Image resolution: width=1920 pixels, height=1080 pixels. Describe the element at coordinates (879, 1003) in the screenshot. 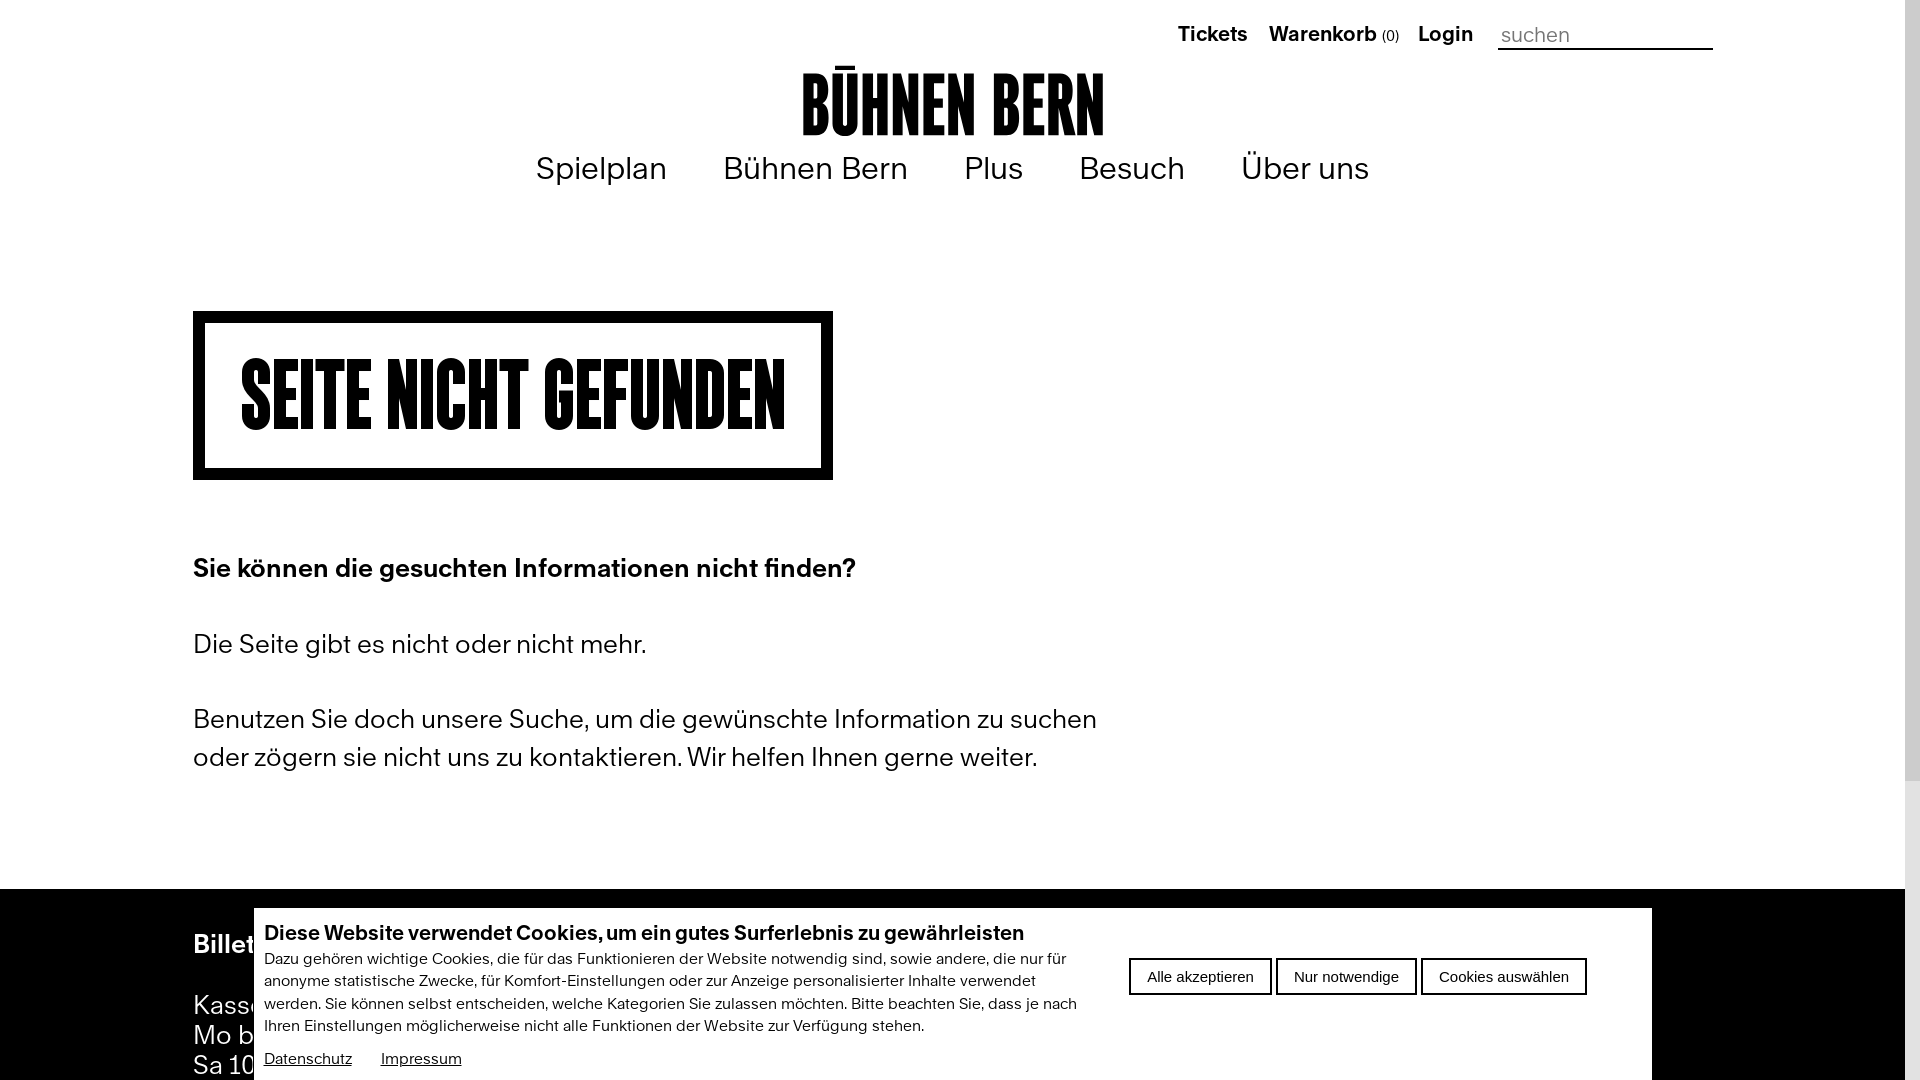

I see `'Monatsspielplan (Leporello)'` at that location.